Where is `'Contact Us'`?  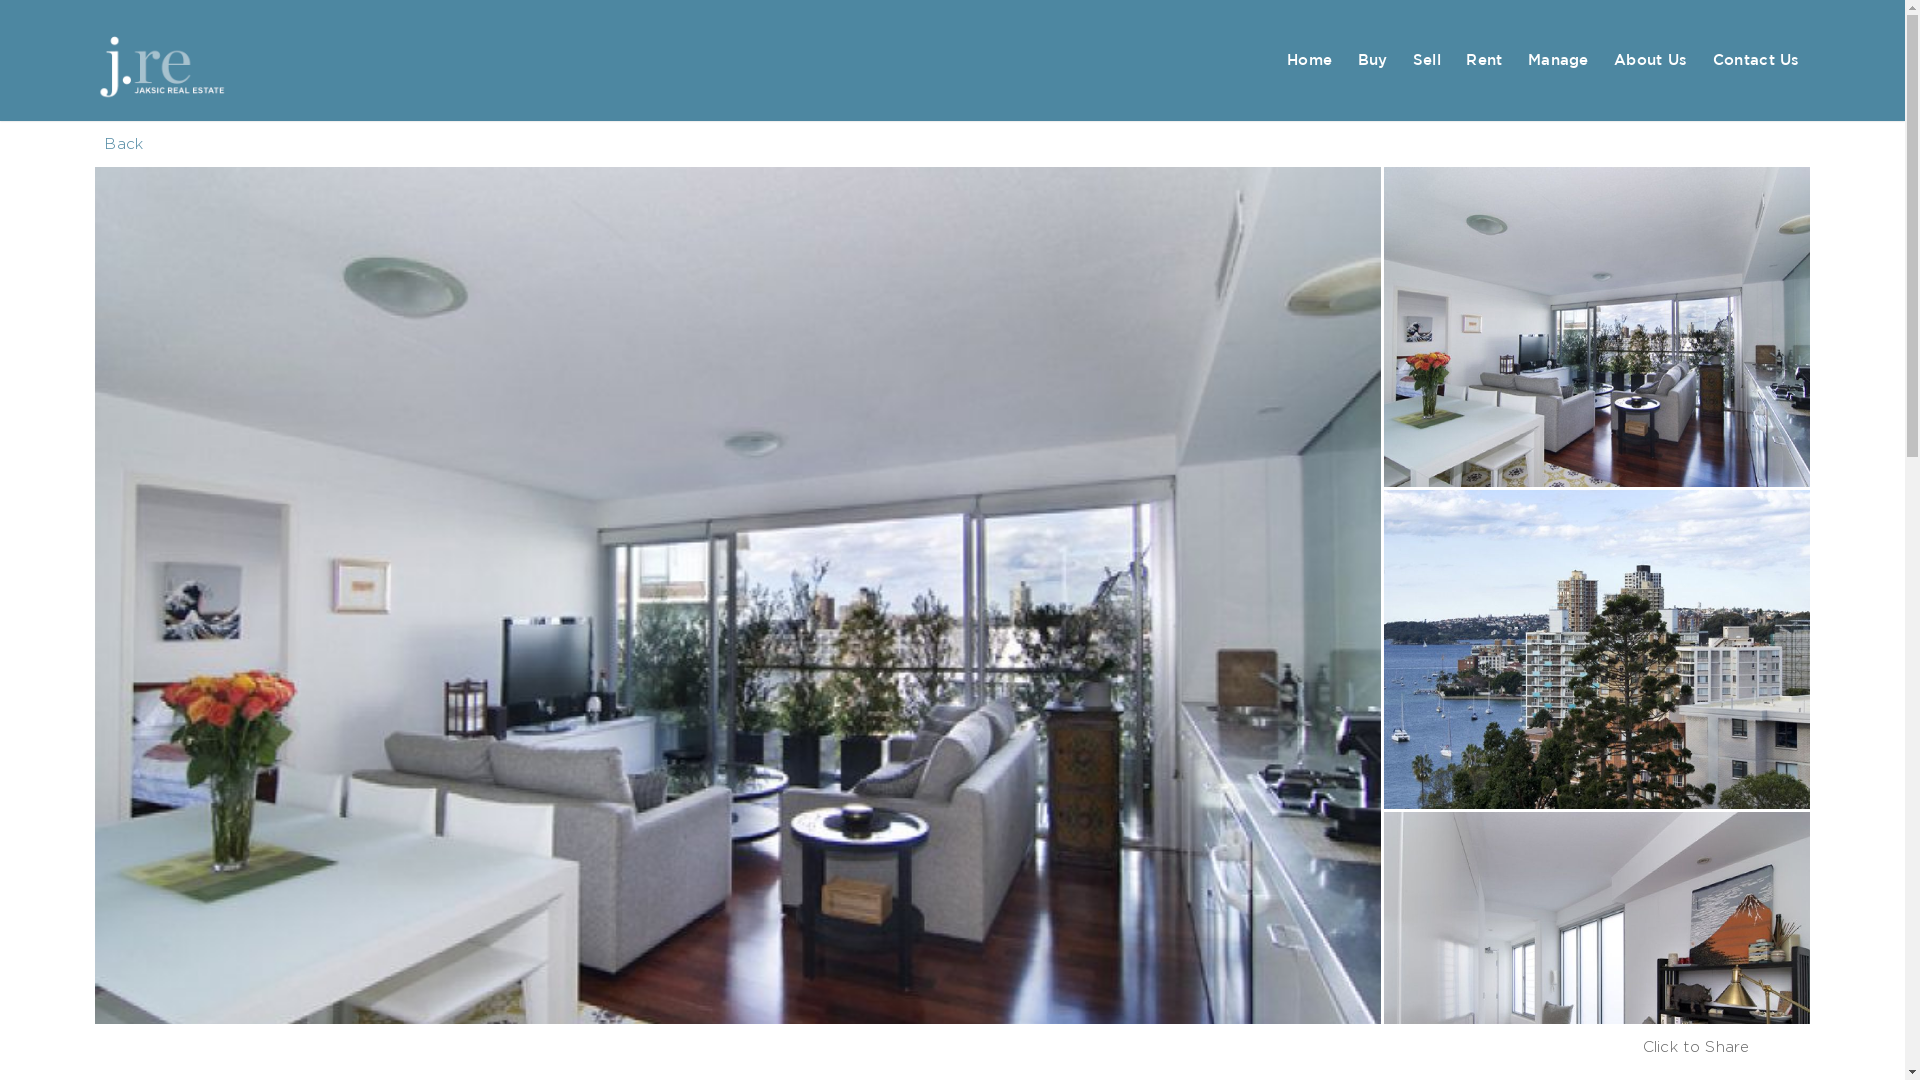
'Contact Us' is located at coordinates (1755, 59).